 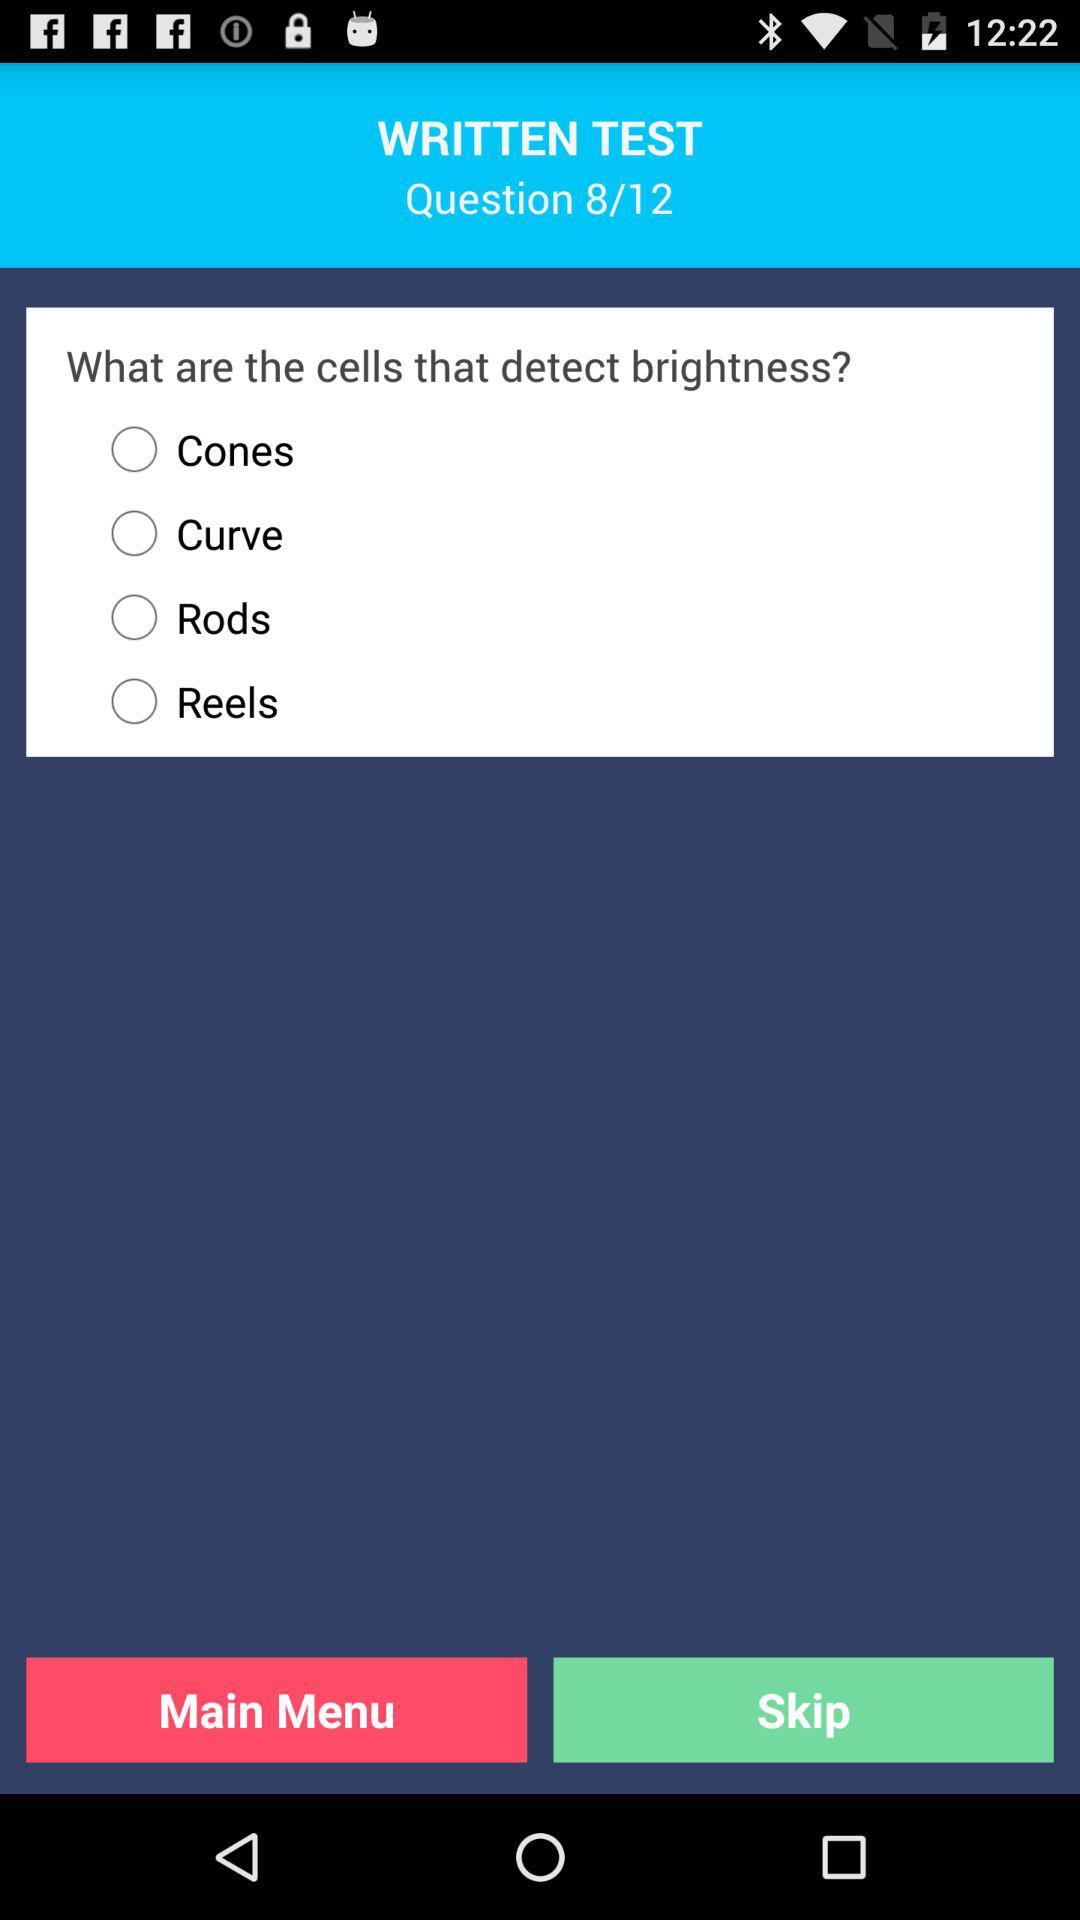 I want to click on reels at the center, so click(x=553, y=701).